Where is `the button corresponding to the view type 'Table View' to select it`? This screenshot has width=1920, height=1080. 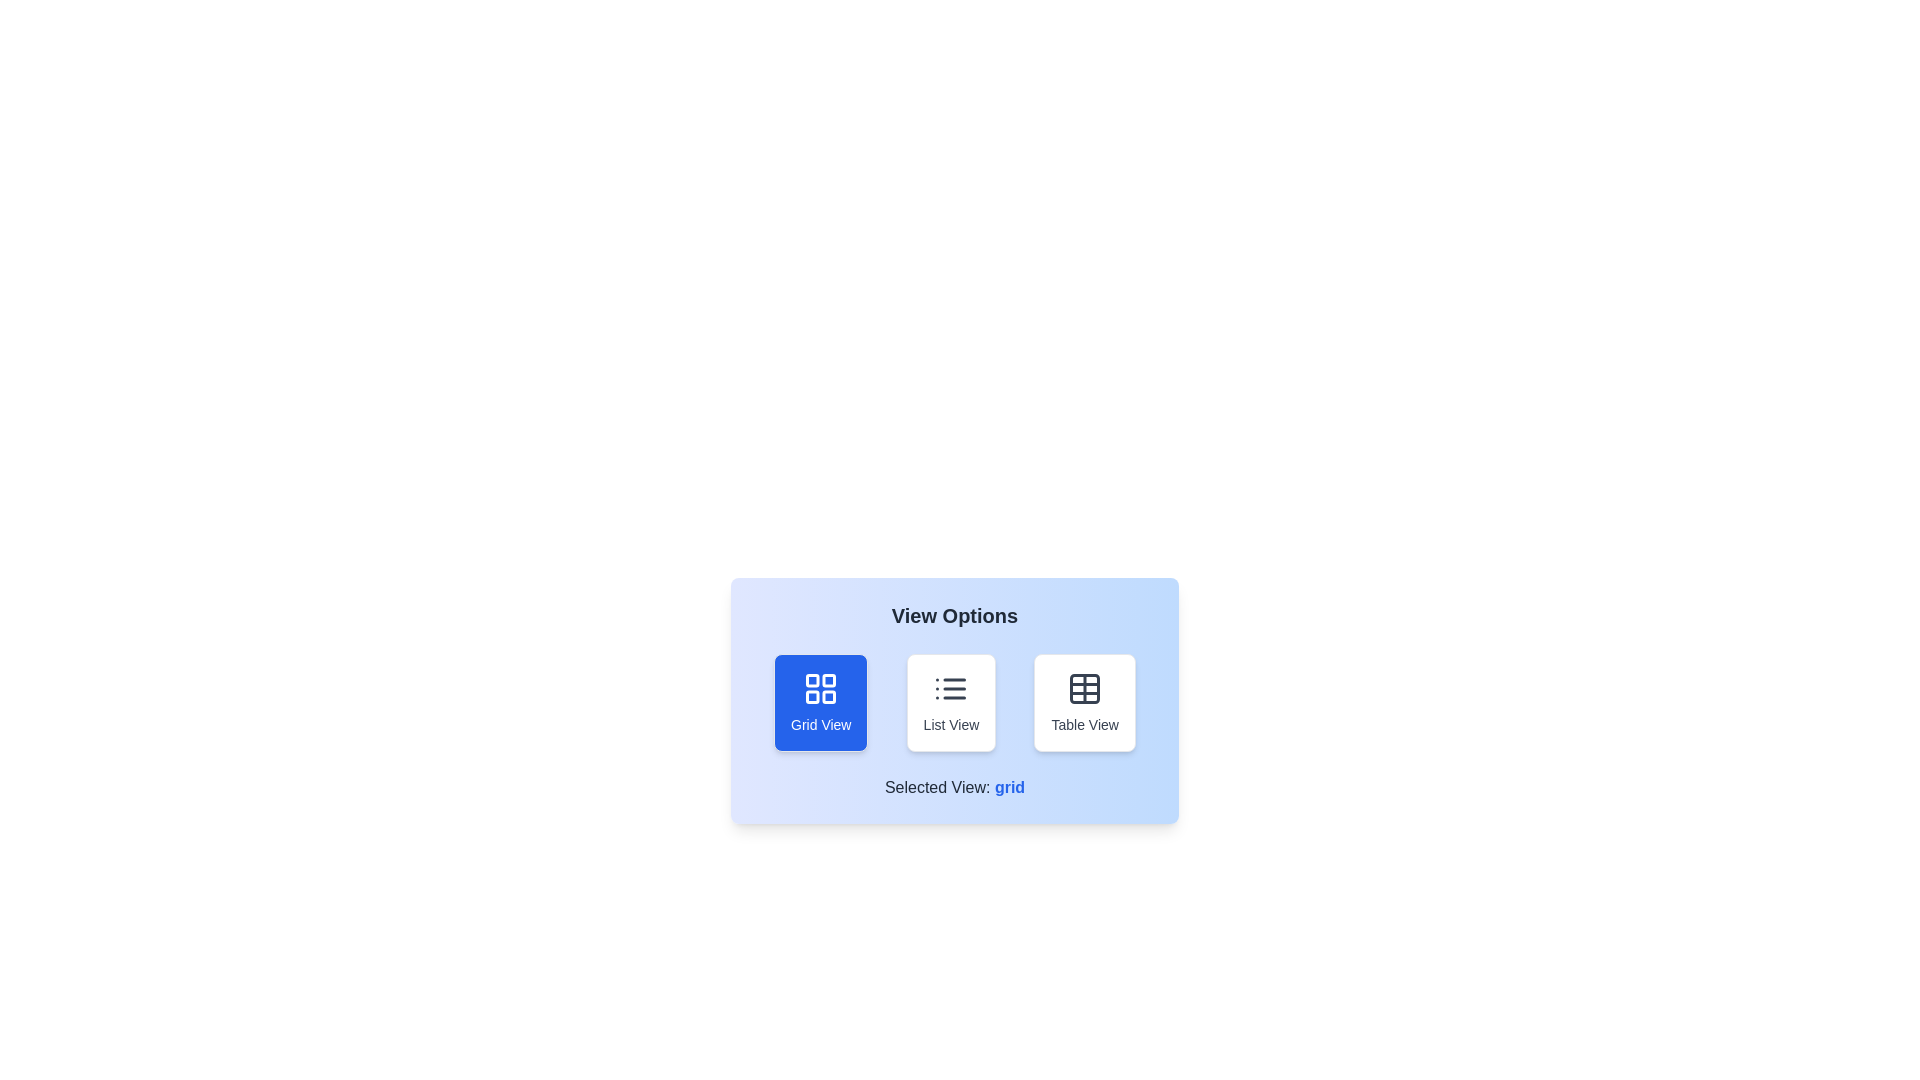 the button corresponding to the view type 'Table View' to select it is located at coordinates (1083, 701).